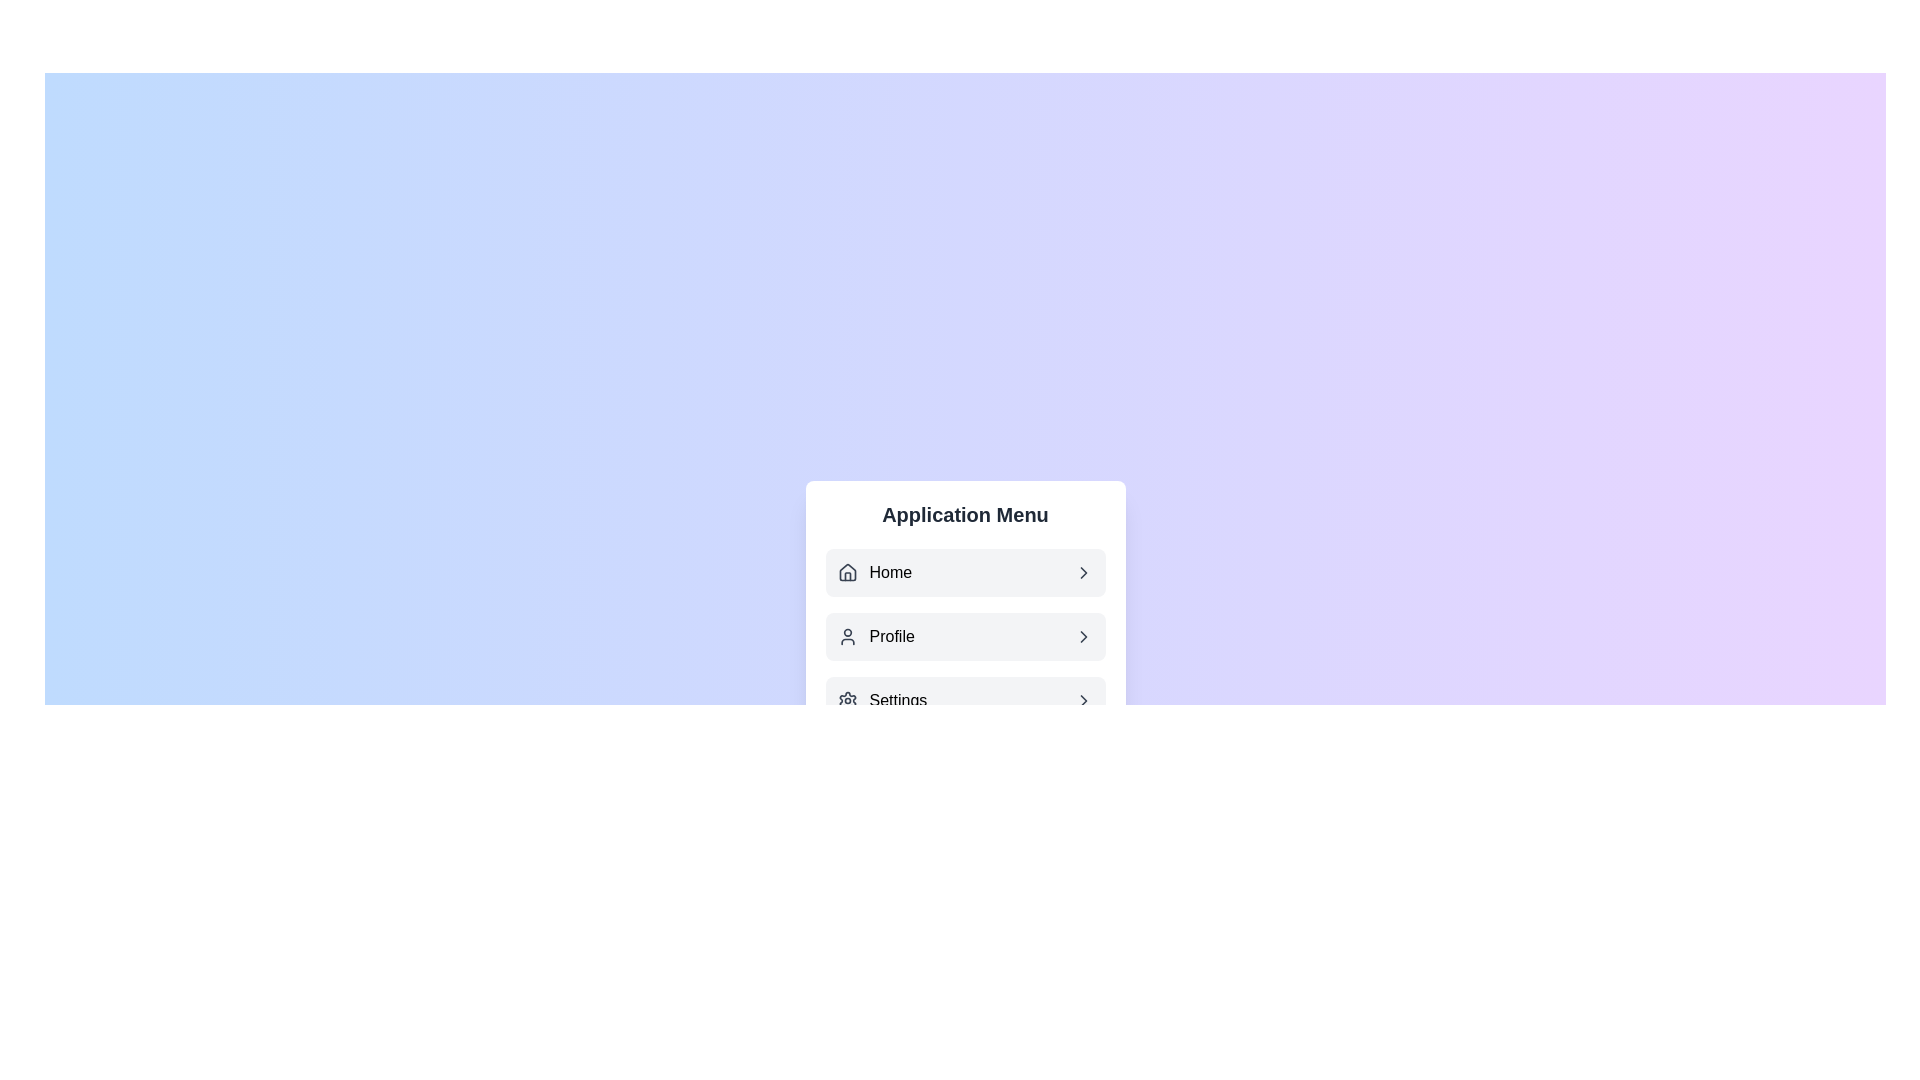 Image resolution: width=1920 pixels, height=1080 pixels. What do you see at coordinates (891, 636) in the screenshot?
I see `text label that identifies the user's profile section, located in the middle of a vertically-stacked menu list, between 'Home' and 'Settings'` at bounding box center [891, 636].